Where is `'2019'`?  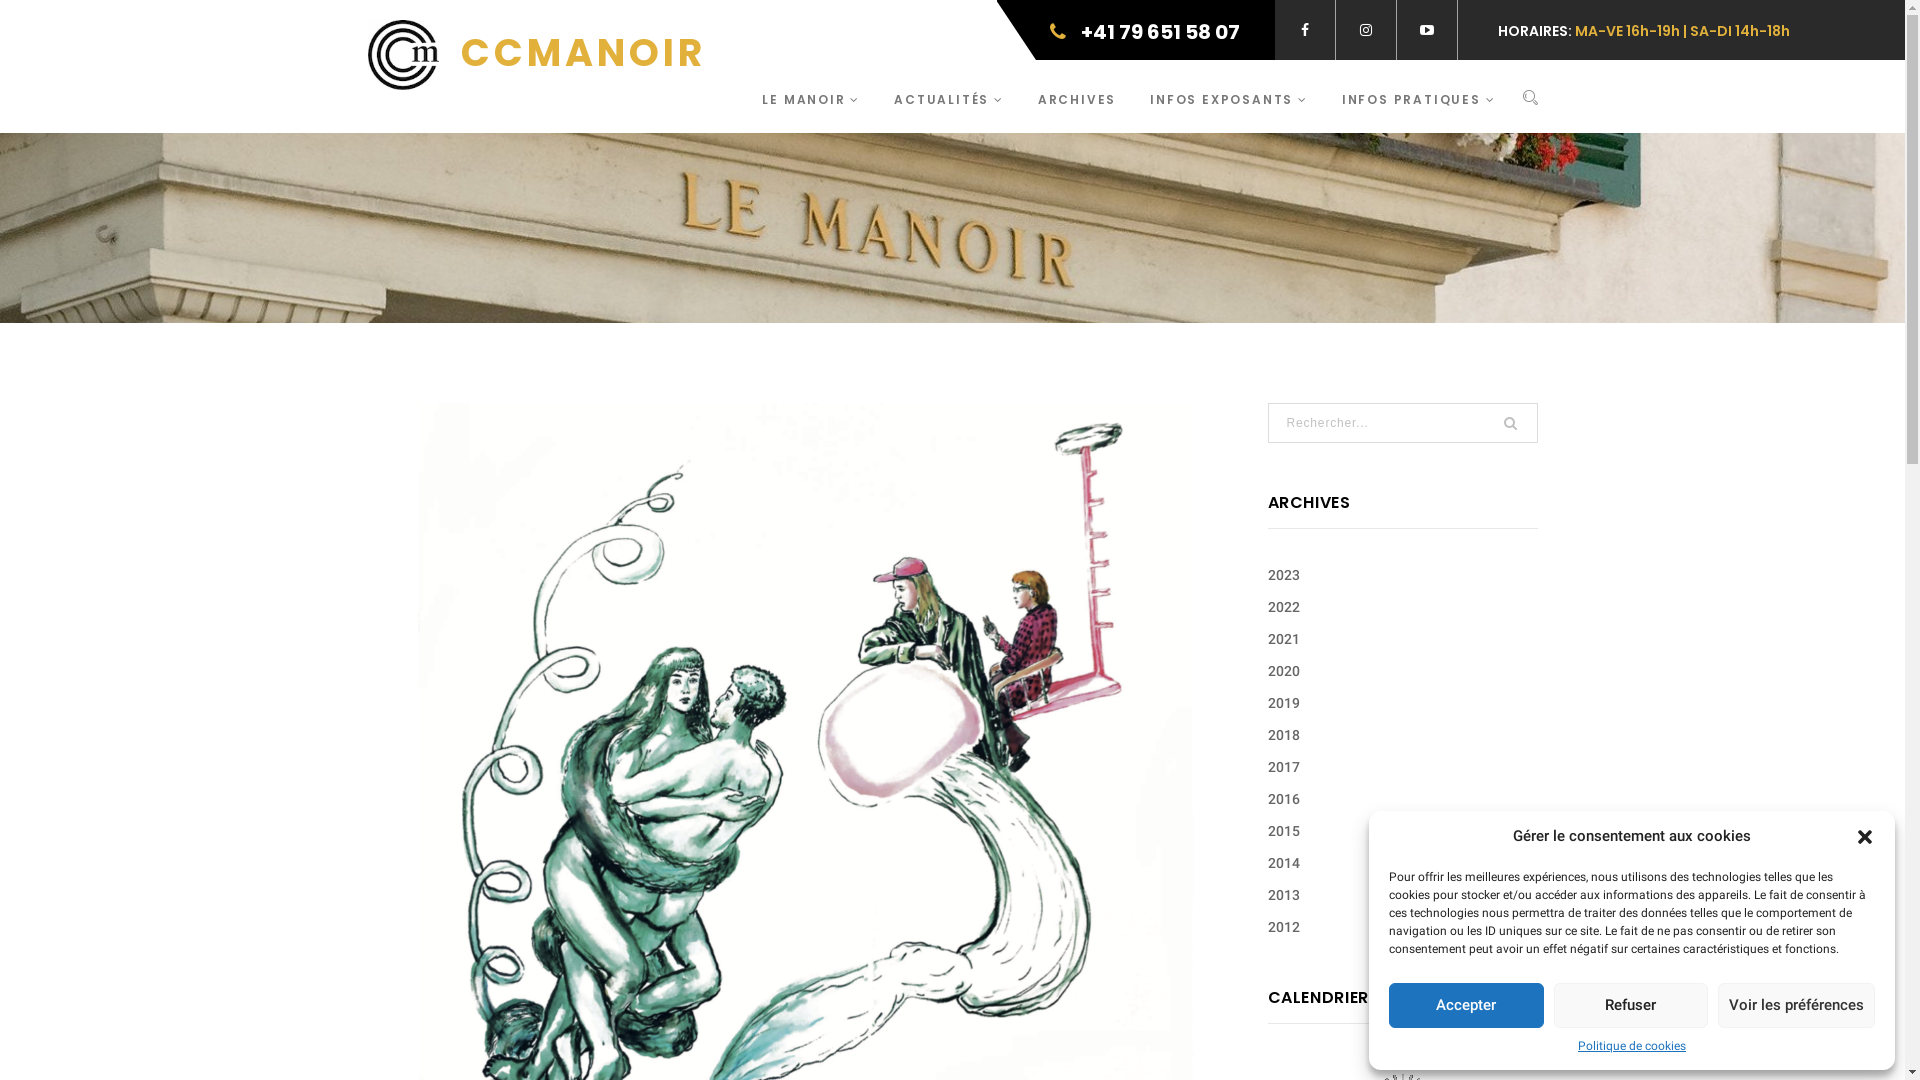 '2019' is located at coordinates (1283, 701).